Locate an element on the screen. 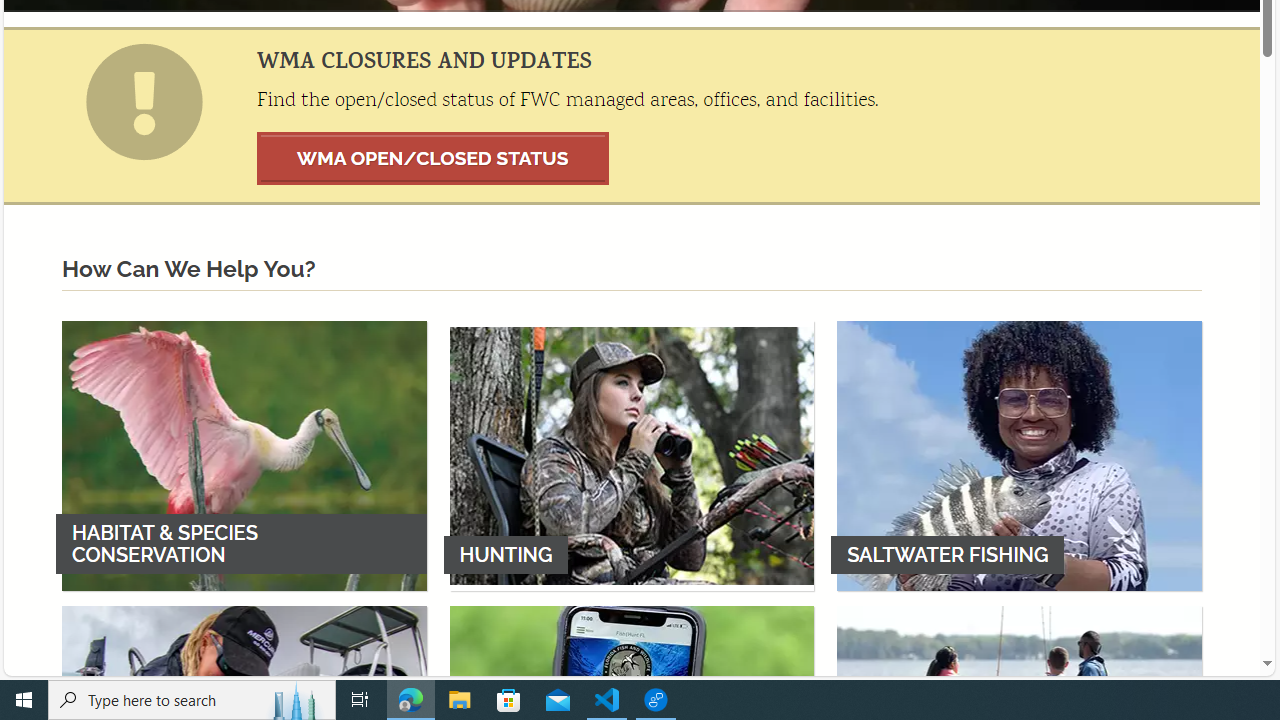  'WMA OPEN/CLOSED STATUS' is located at coordinates (432, 157).